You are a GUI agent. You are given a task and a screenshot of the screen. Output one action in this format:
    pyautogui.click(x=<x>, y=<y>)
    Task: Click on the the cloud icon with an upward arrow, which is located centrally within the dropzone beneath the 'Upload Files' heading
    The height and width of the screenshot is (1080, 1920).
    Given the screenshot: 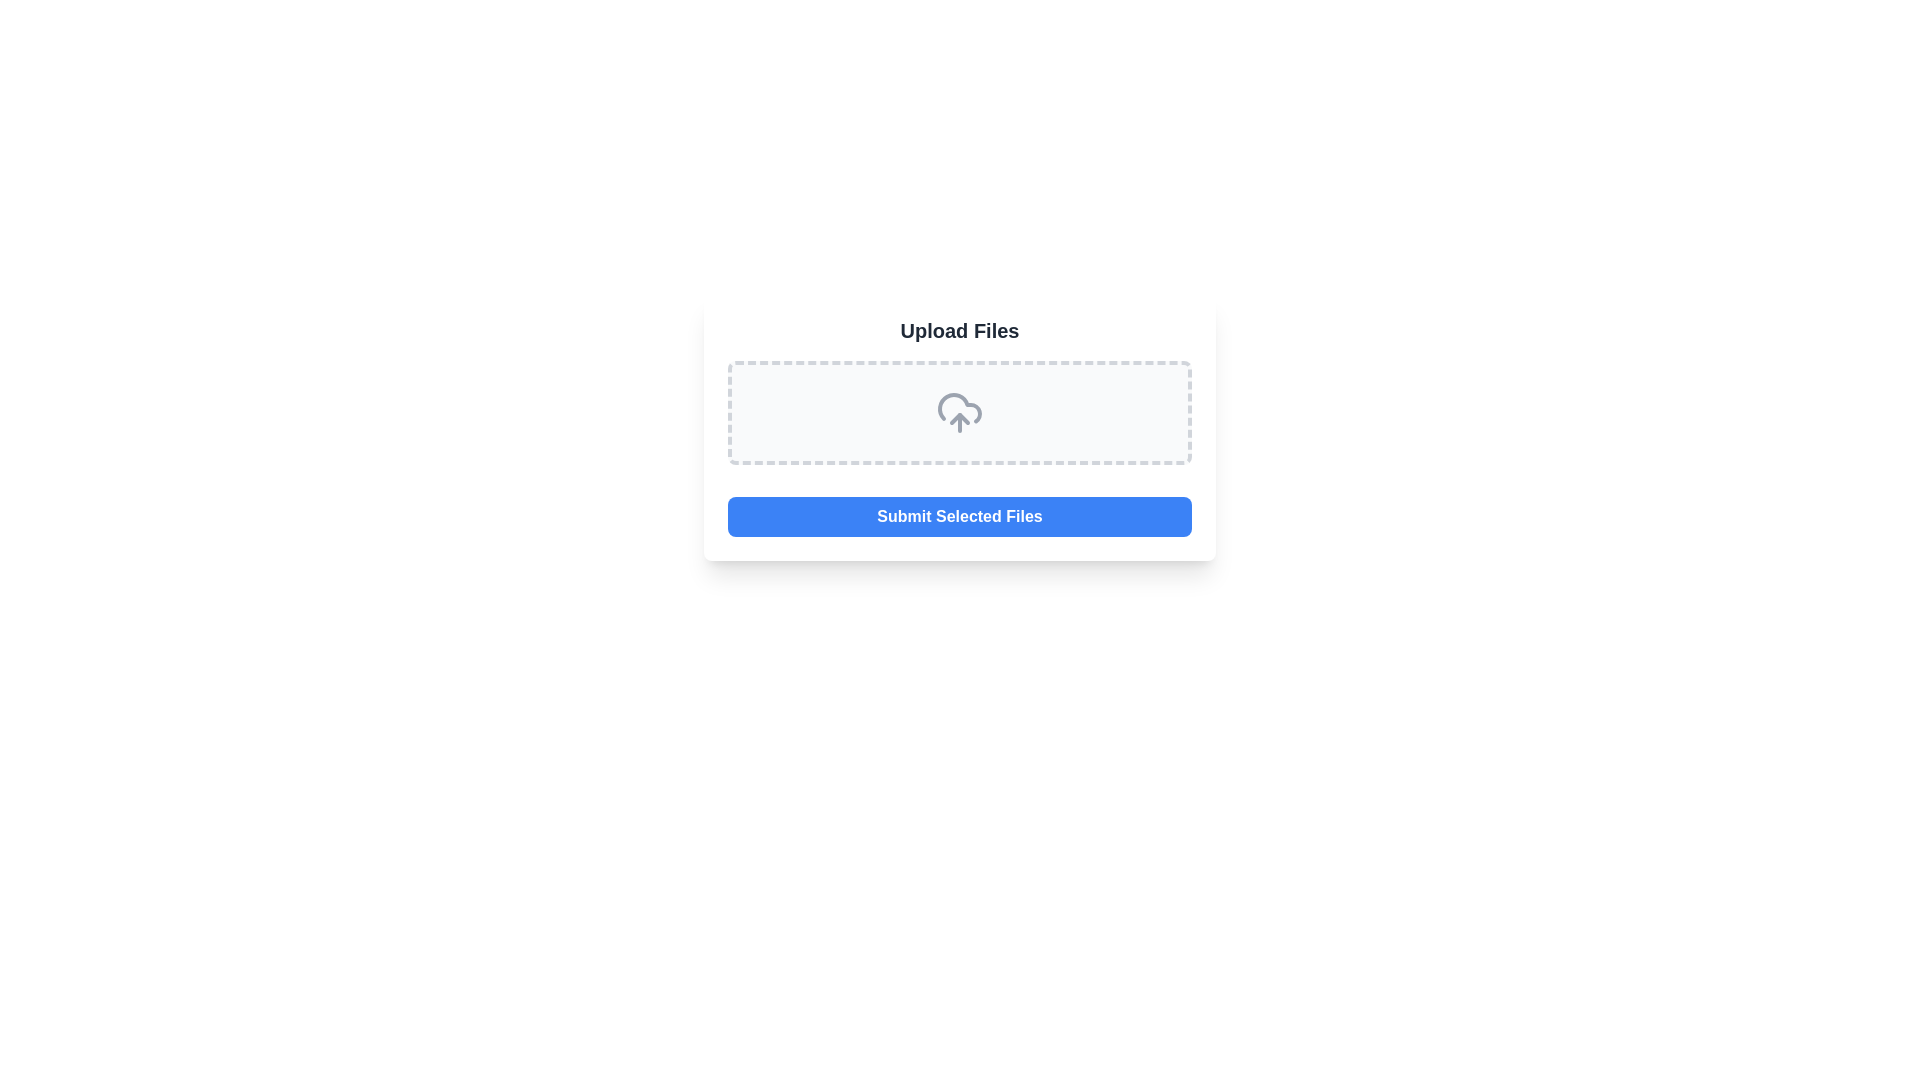 What is the action you would take?
    pyautogui.click(x=960, y=411)
    